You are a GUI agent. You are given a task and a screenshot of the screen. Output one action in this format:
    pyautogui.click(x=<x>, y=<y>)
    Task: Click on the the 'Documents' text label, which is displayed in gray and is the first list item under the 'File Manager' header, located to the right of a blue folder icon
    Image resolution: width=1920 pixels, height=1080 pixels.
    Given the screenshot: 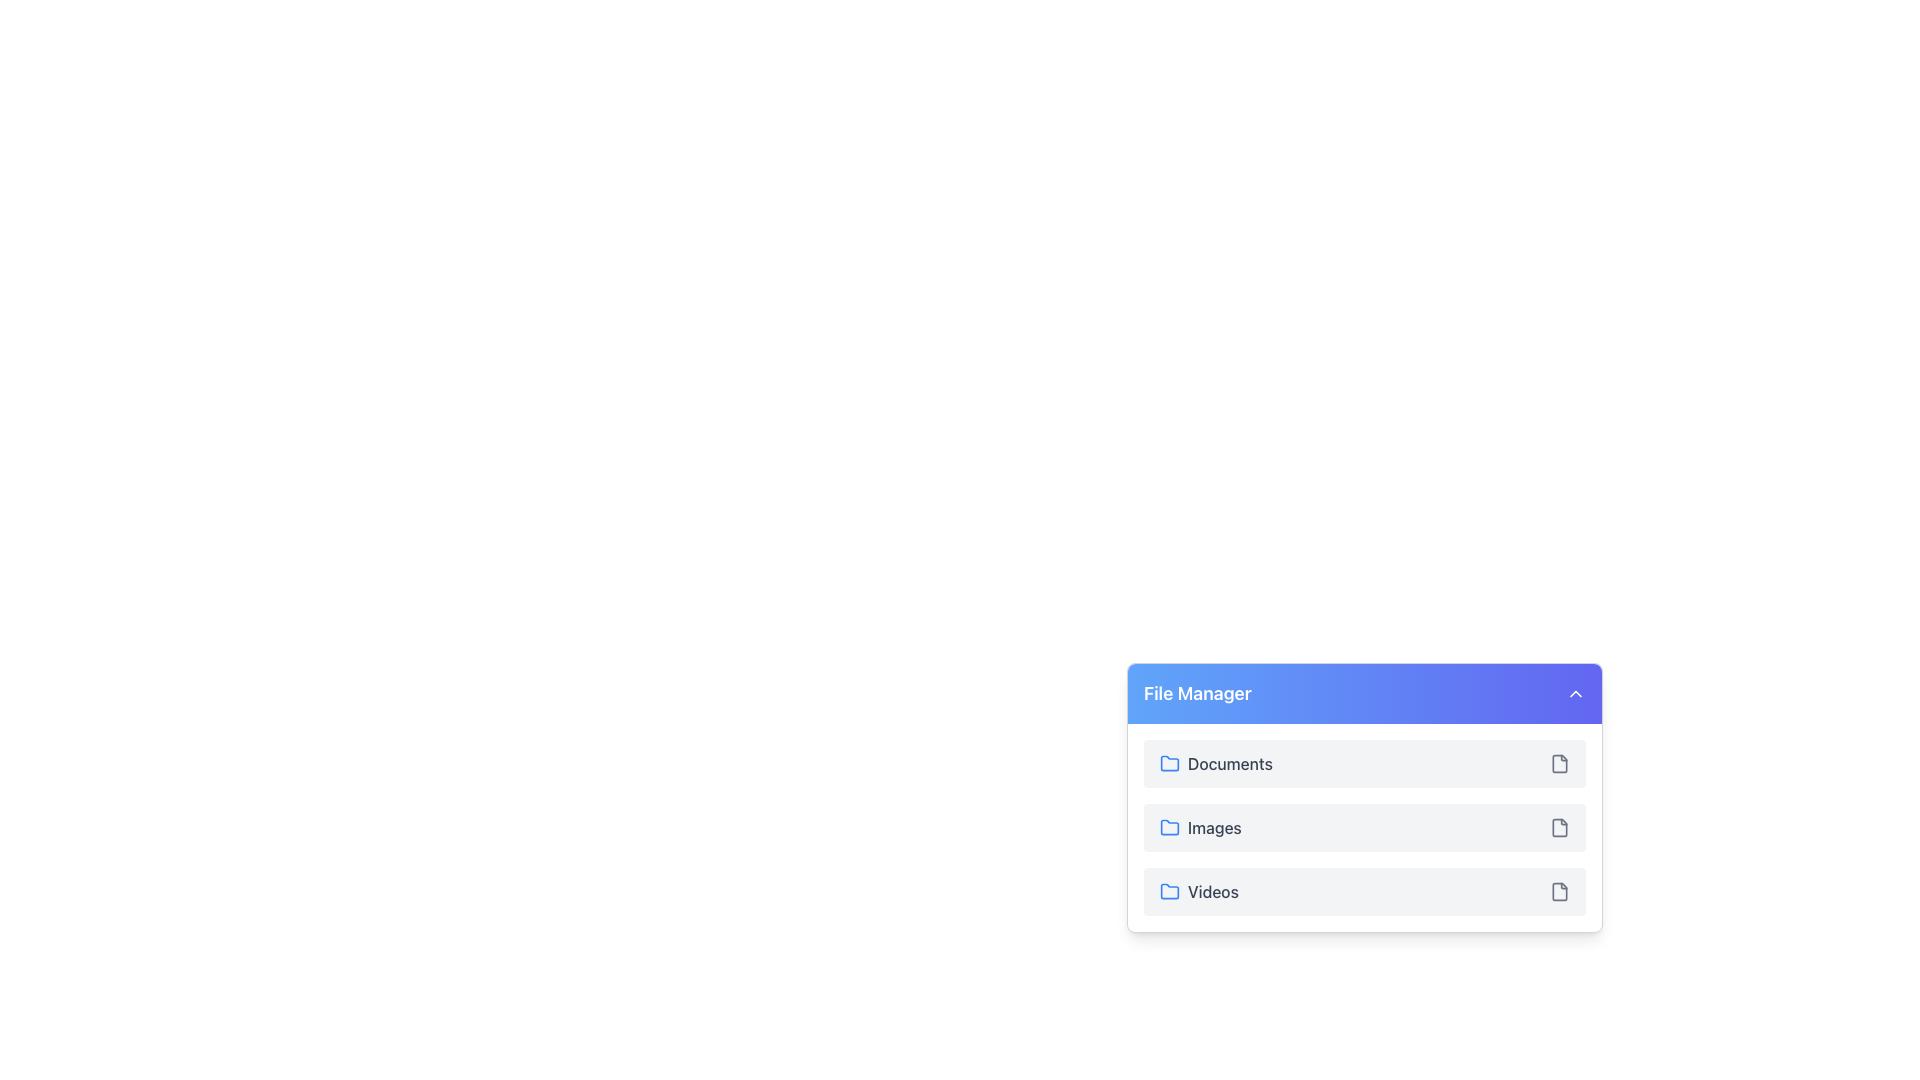 What is the action you would take?
    pyautogui.click(x=1229, y=763)
    